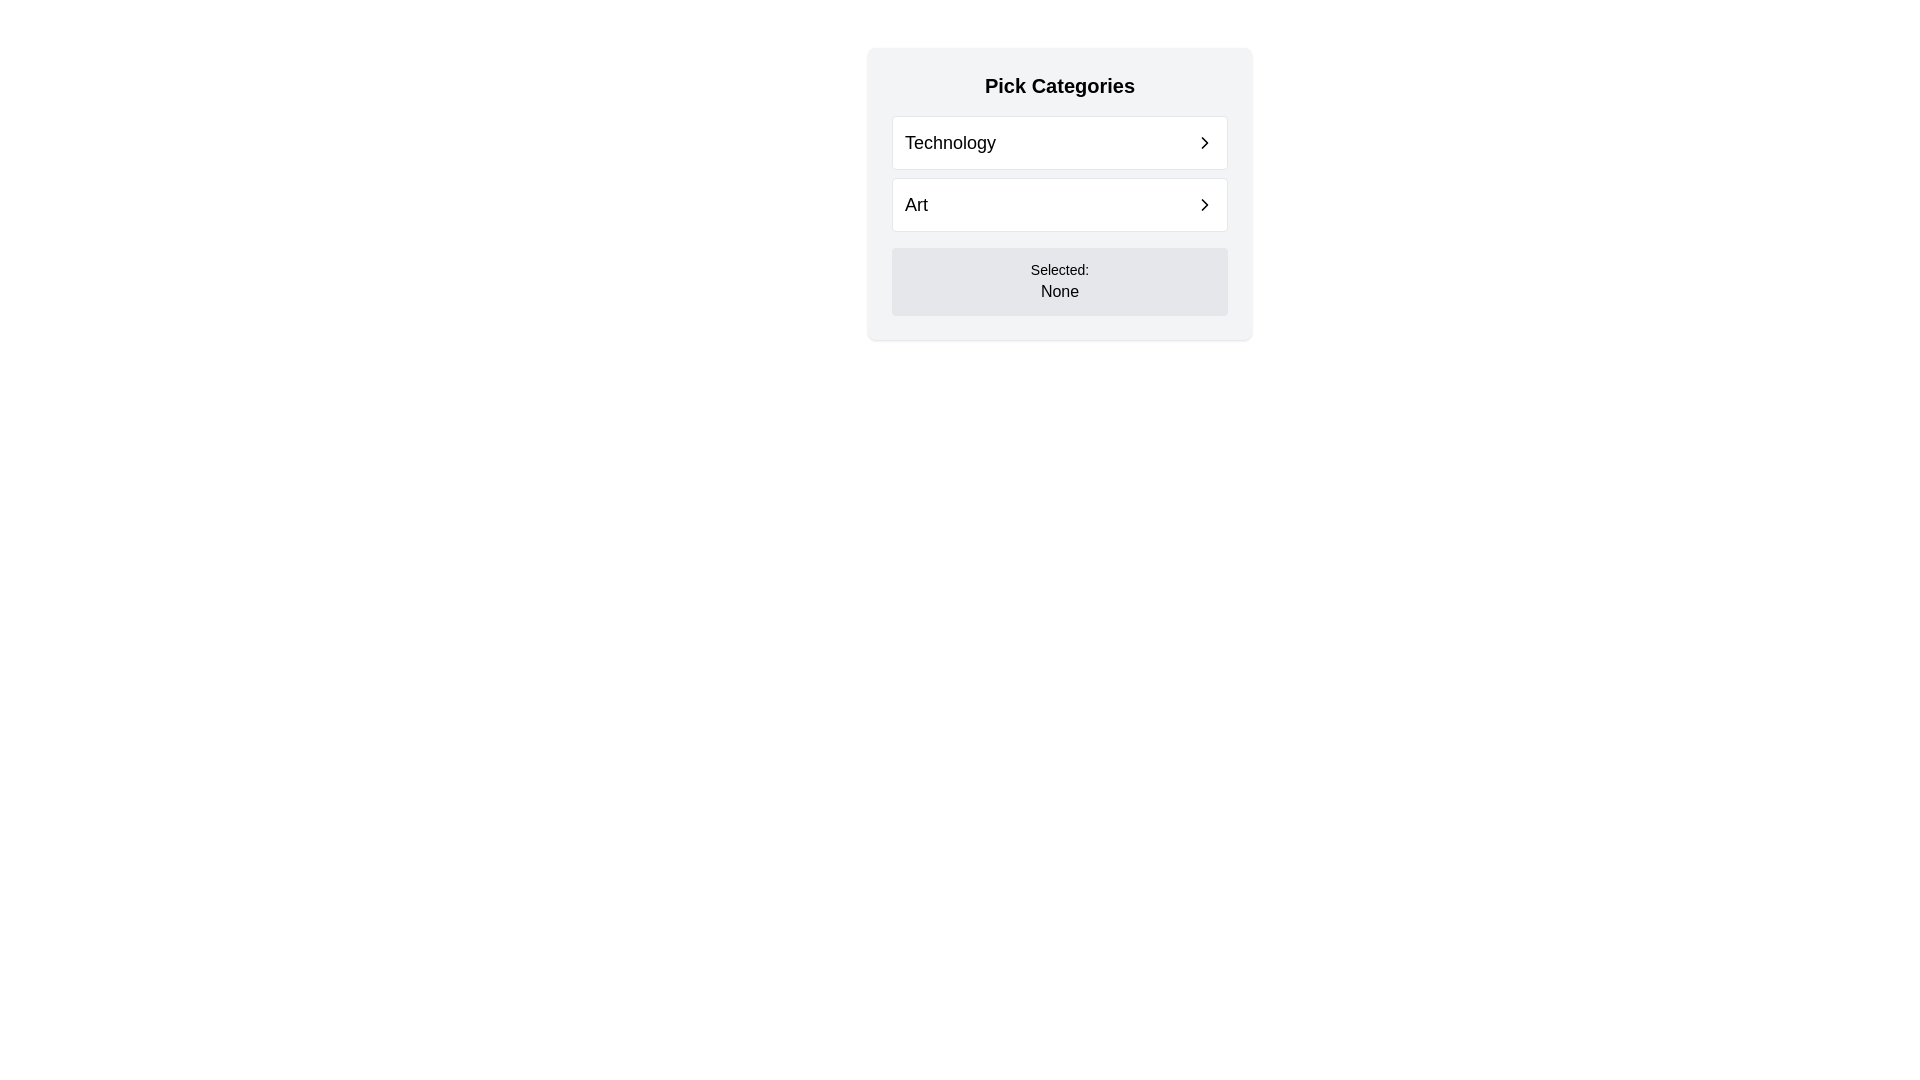  I want to click on the static text label located in the lower section of a light gray panel with rounded corners, which indicates the currently selected category or item and is horizontally centered above the text 'None', so click(1059, 270).